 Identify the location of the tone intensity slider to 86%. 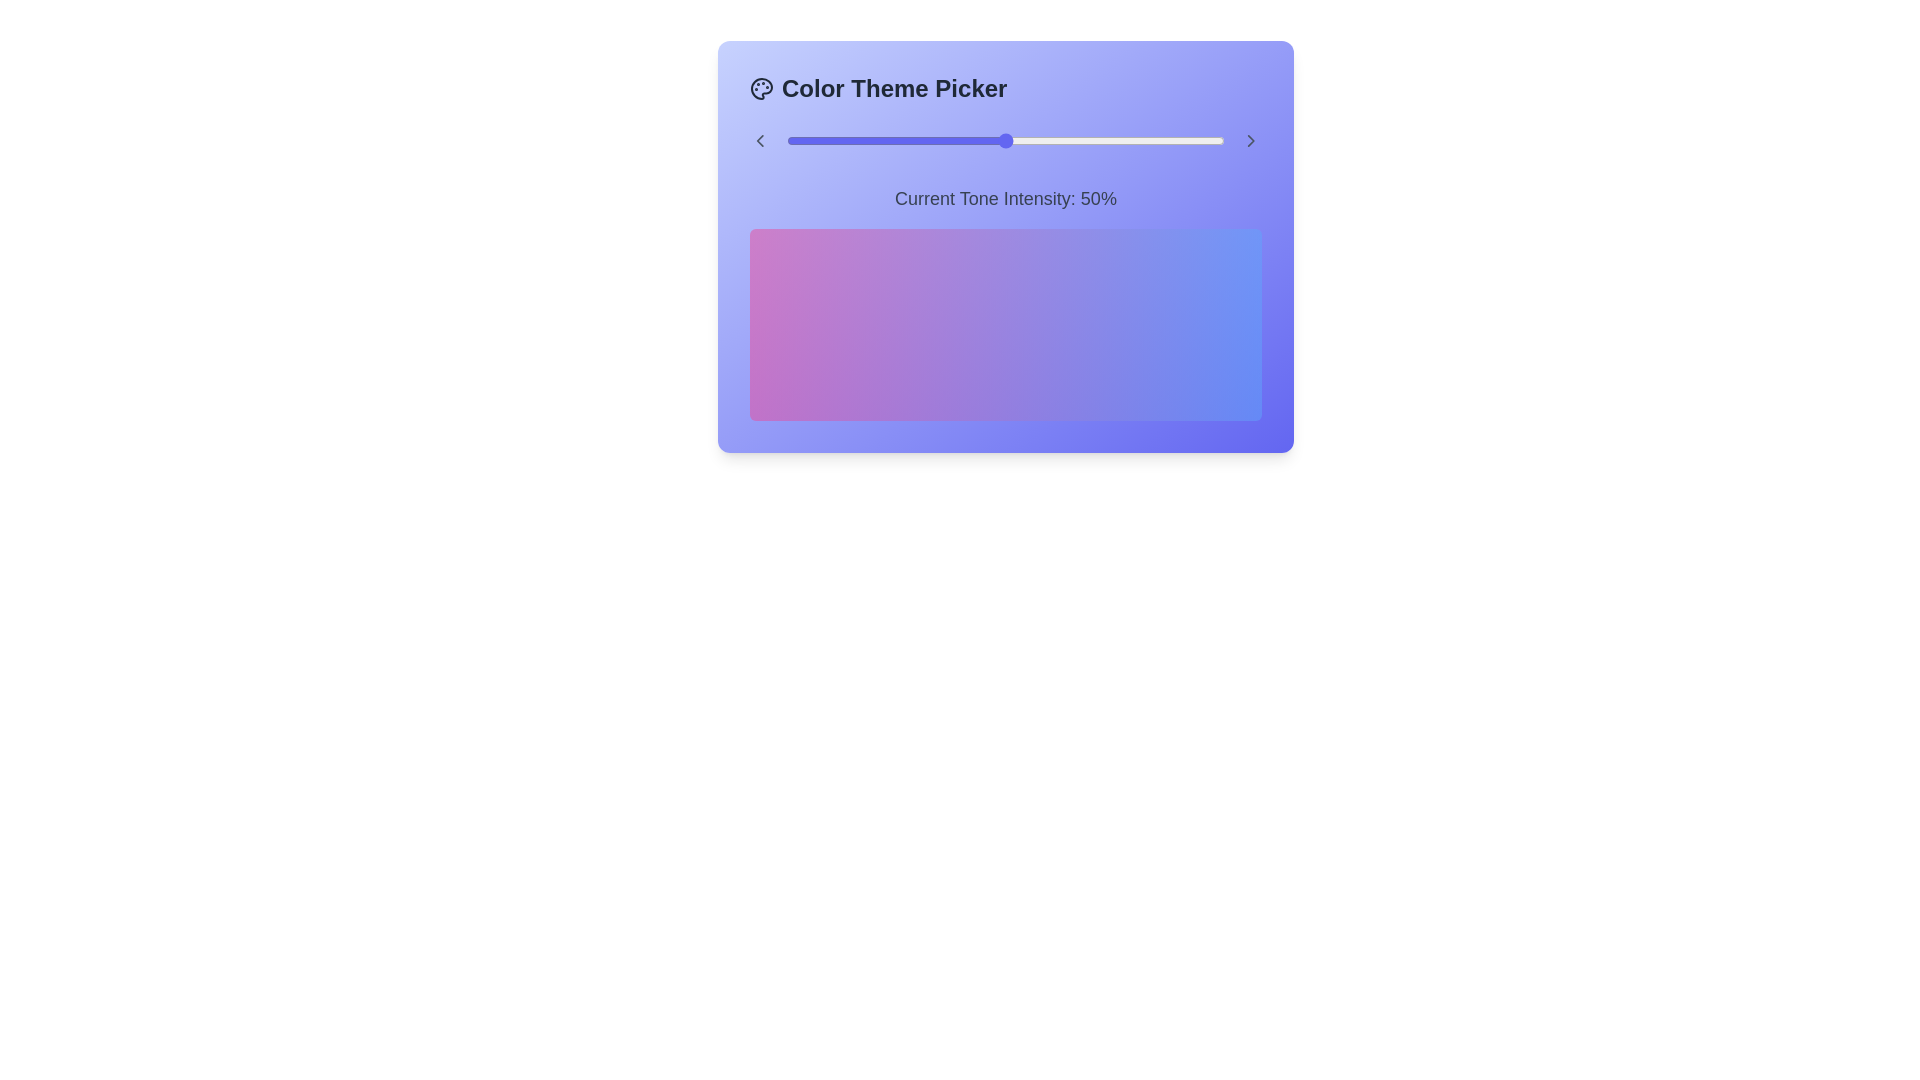
(1163, 140).